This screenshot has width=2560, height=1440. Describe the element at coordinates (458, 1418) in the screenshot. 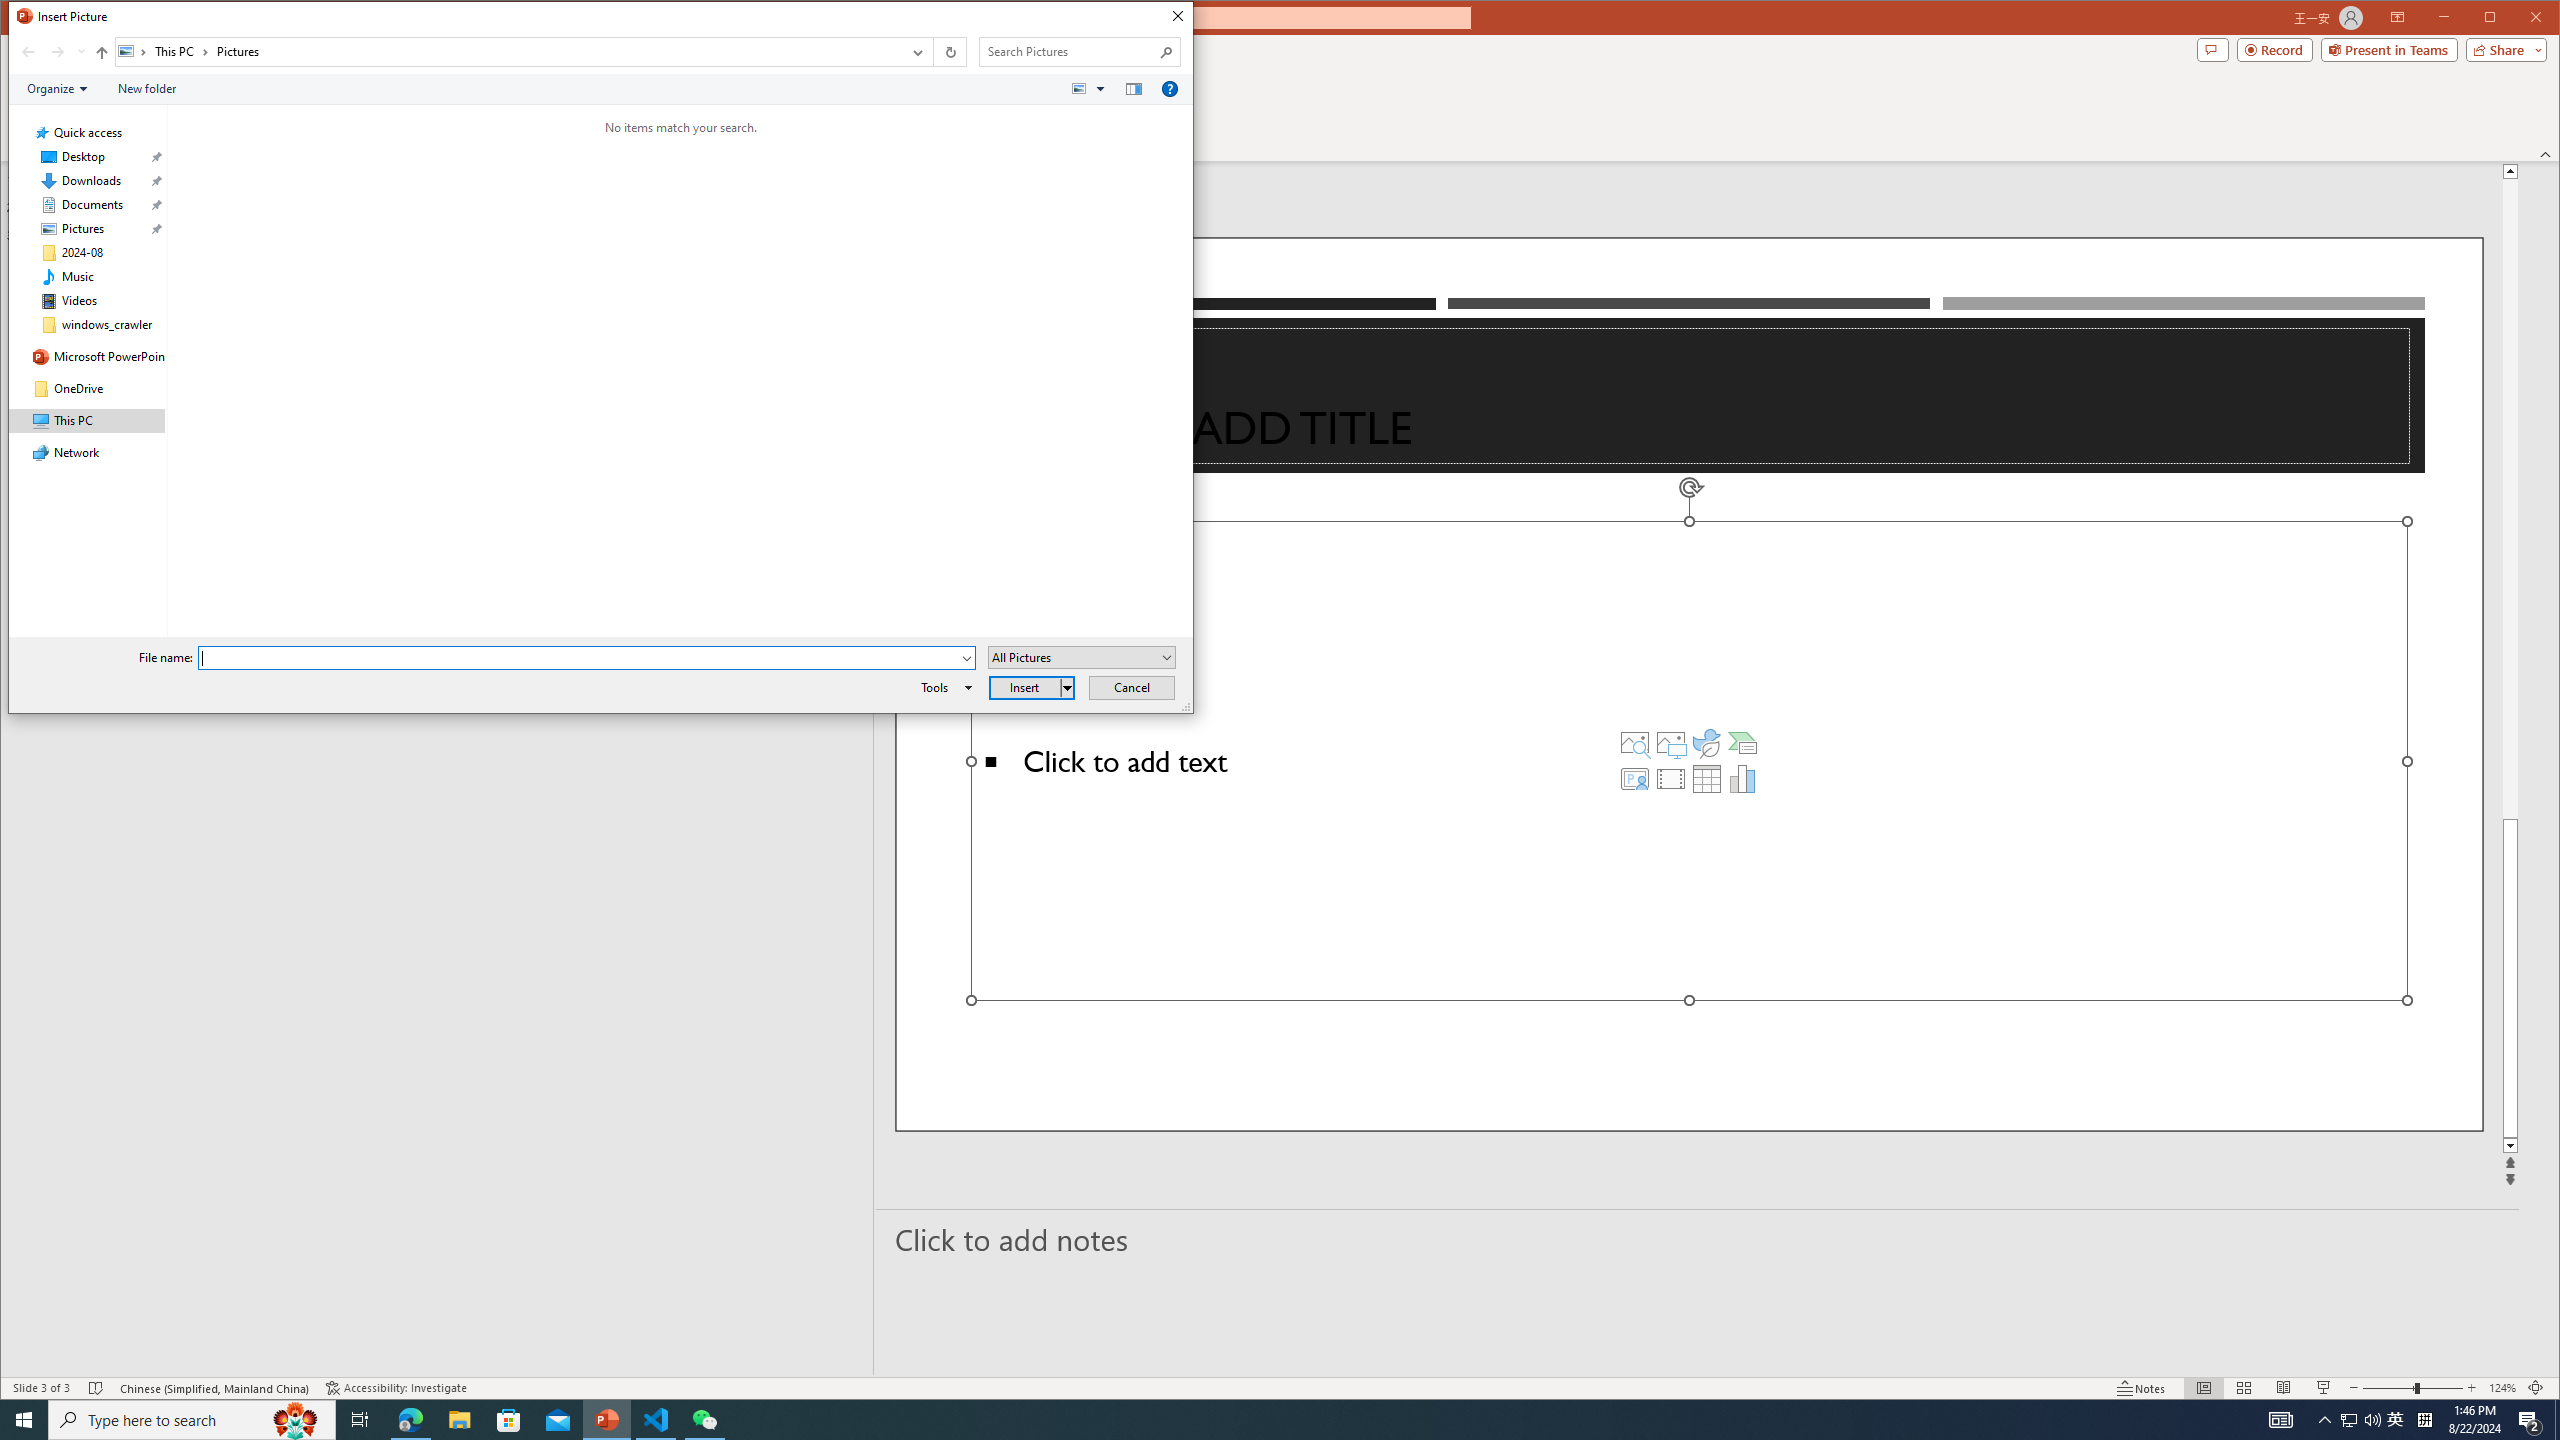

I see `'File Explorer'` at that location.